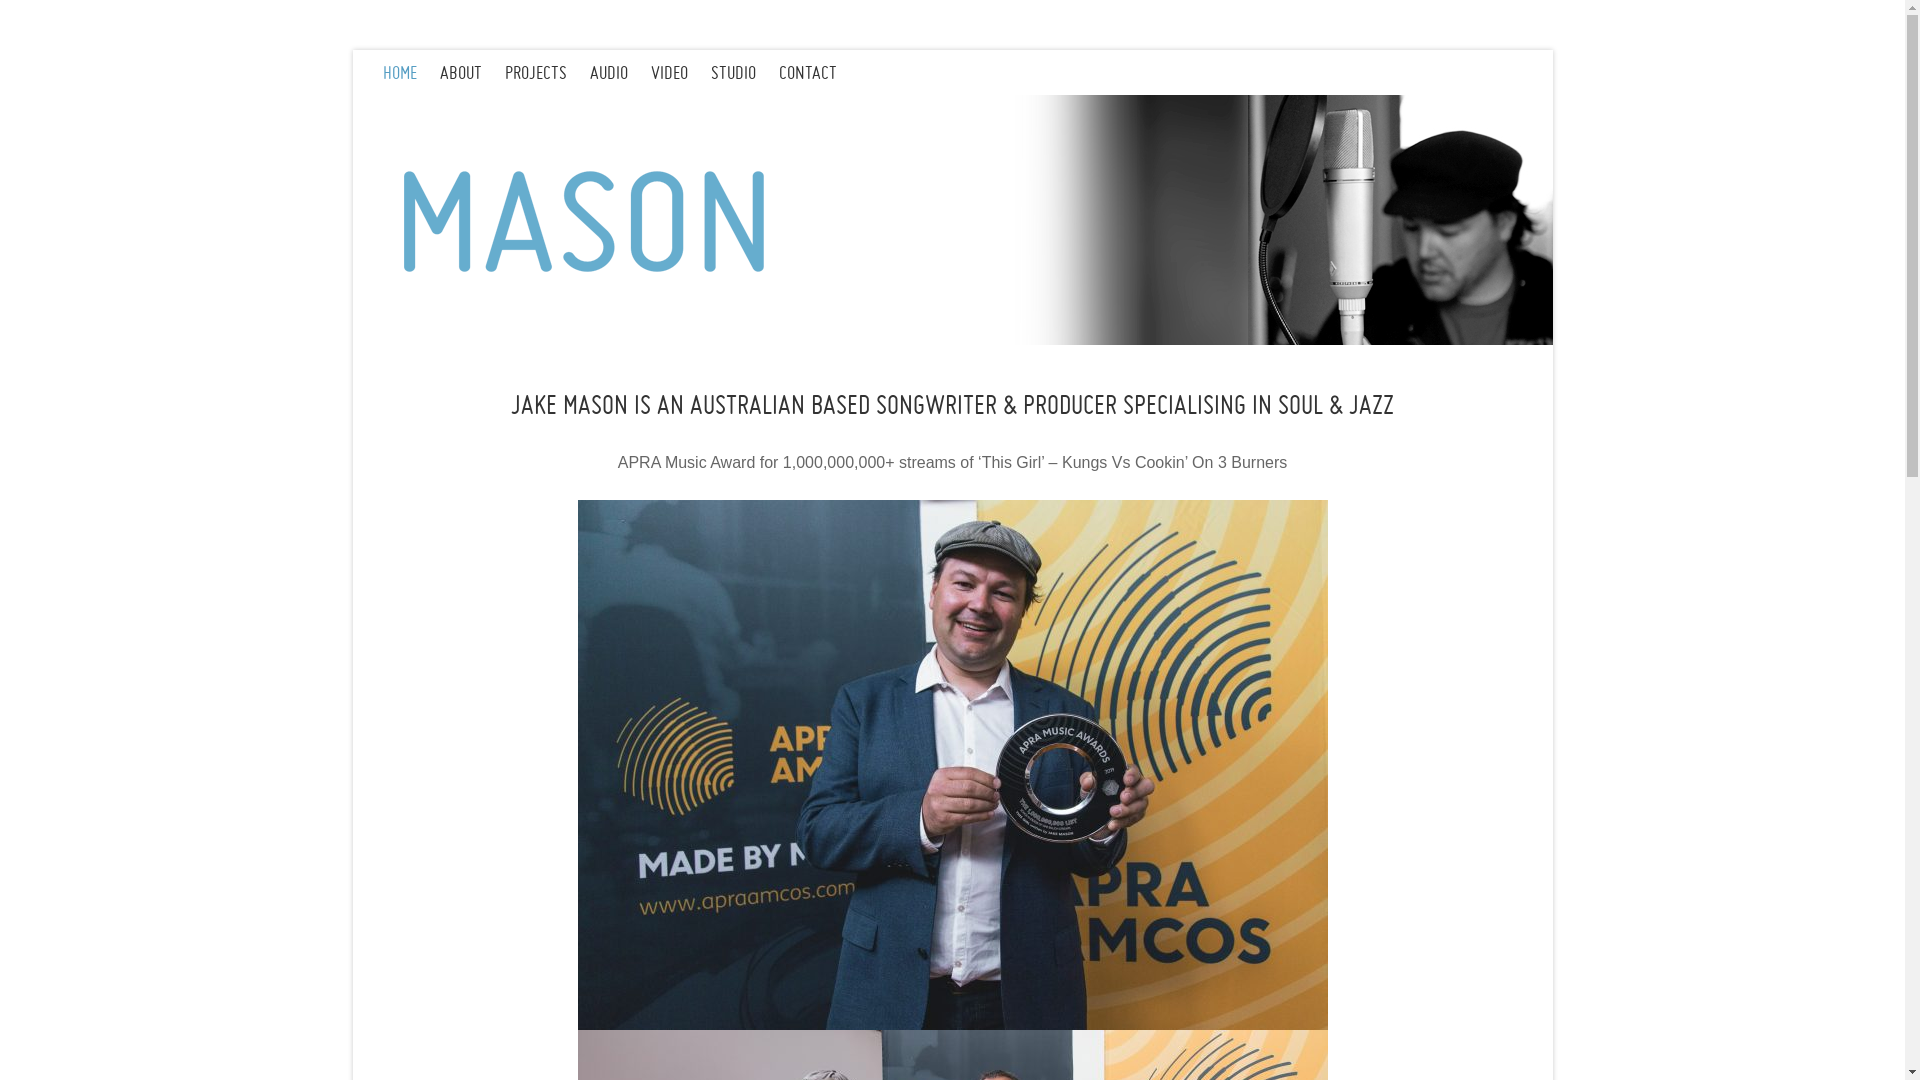 This screenshot has height=1080, width=1920. Describe the element at coordinates (504, 71) in the screenshot. I see `'PROJECTS'` at that location.